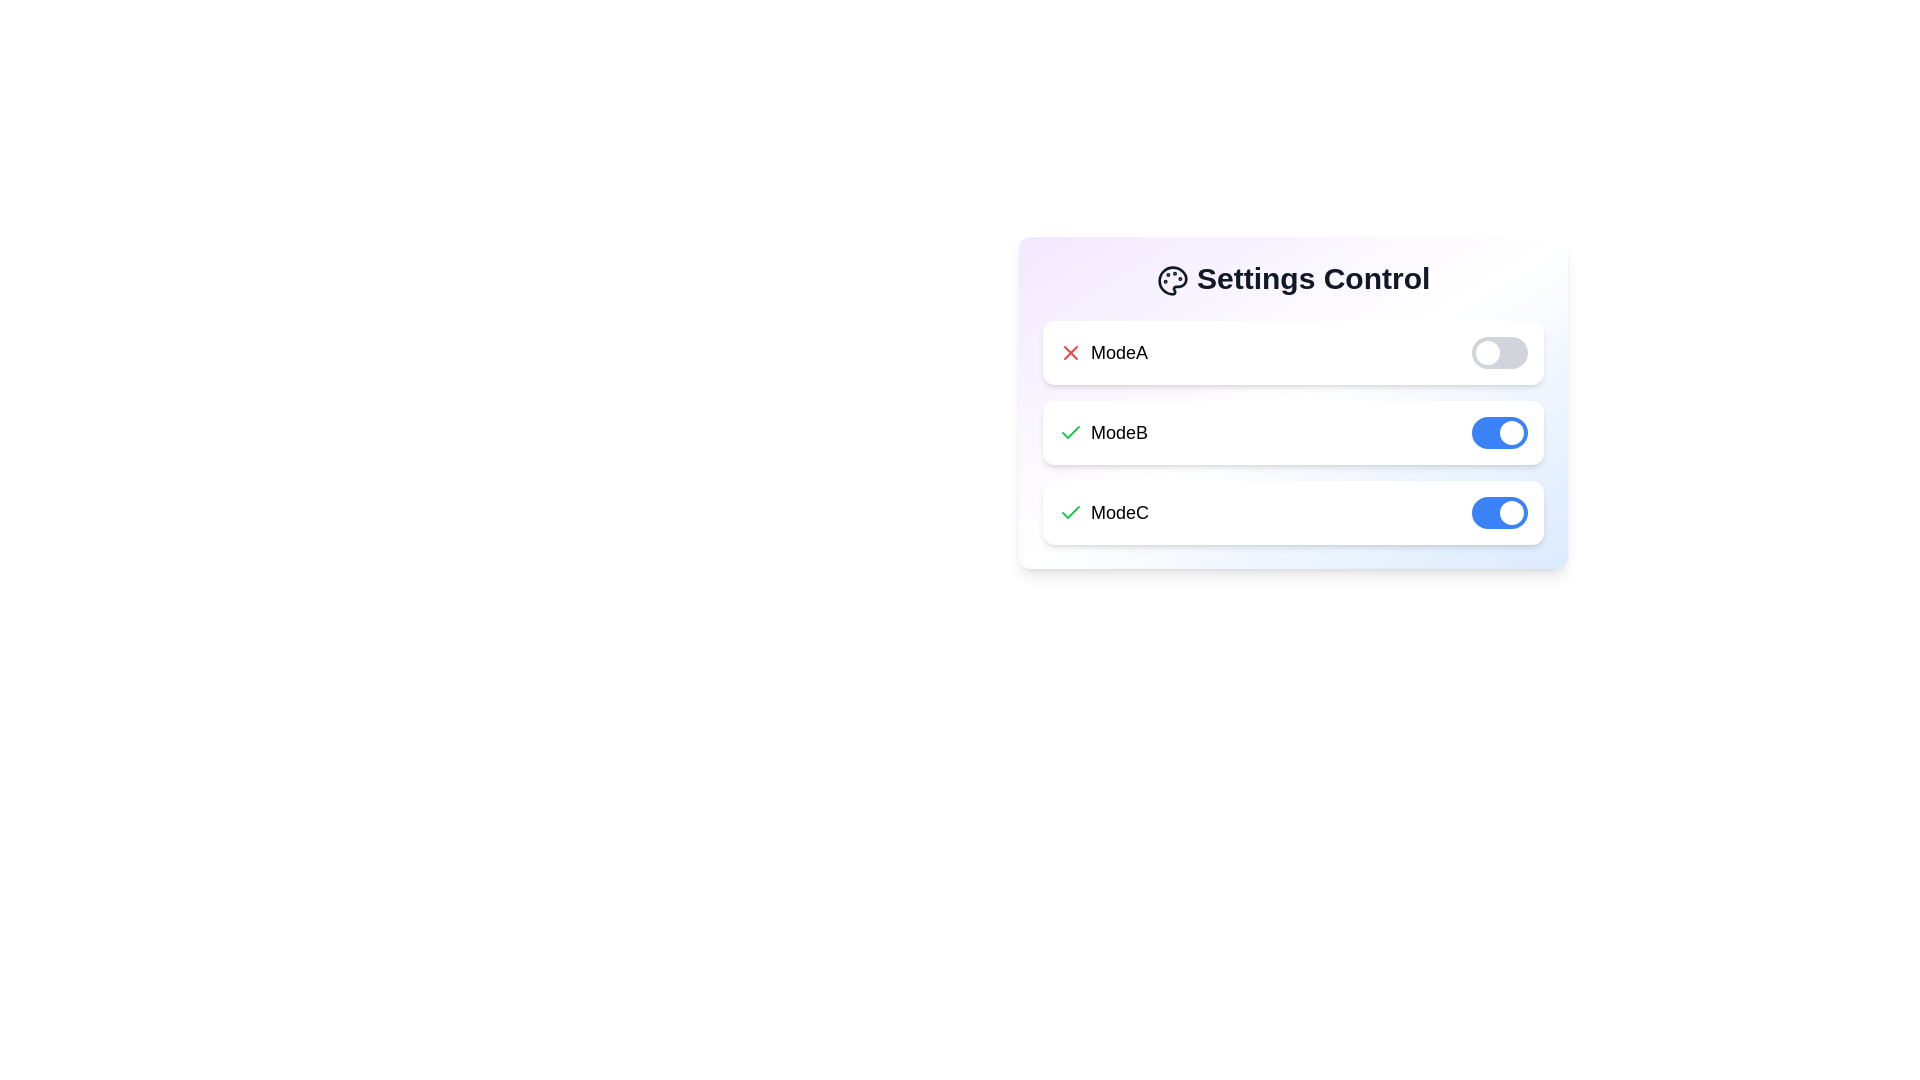  Describe the element at coordinates (1118, 512) in the screenshot. I see `the text label for 'ModeC' located at the bottom of the settings panel` at that location.